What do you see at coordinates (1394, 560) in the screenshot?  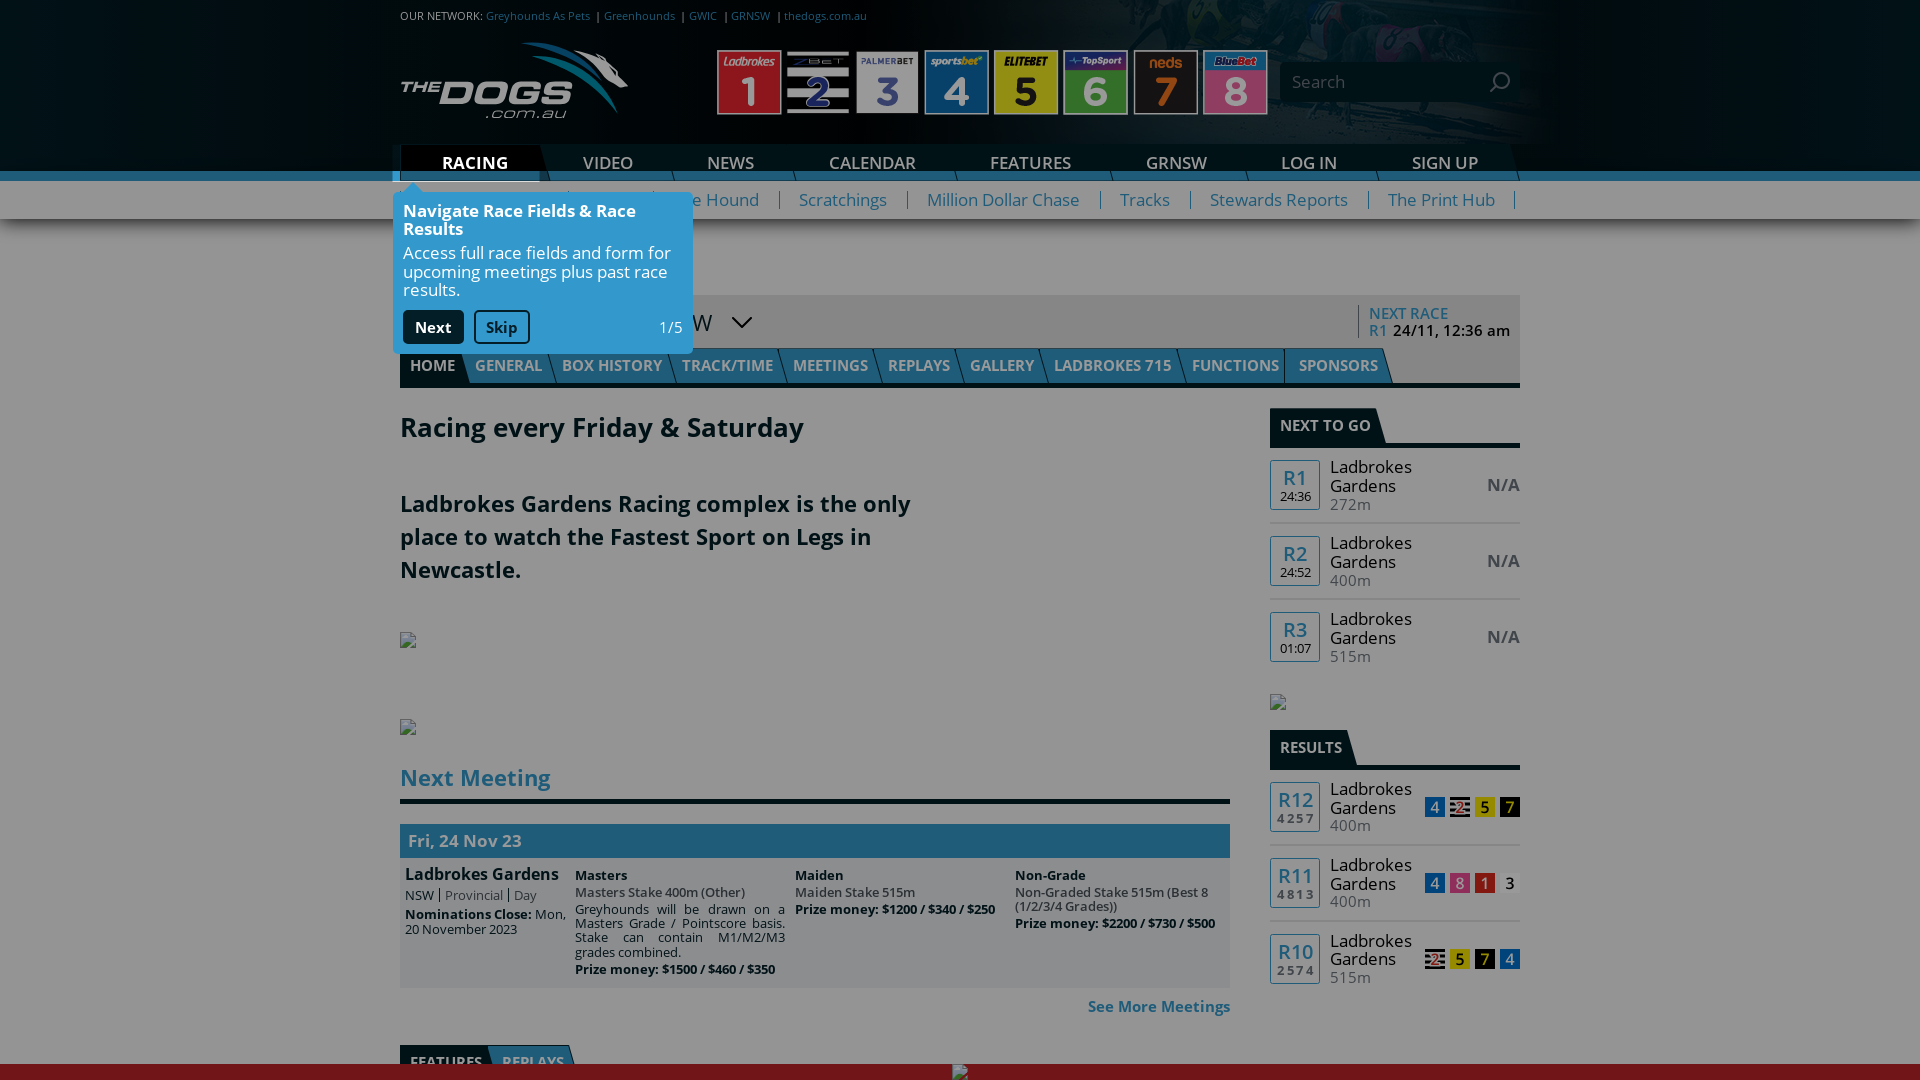 I see `'R2` at bounding box center [1394, 560].